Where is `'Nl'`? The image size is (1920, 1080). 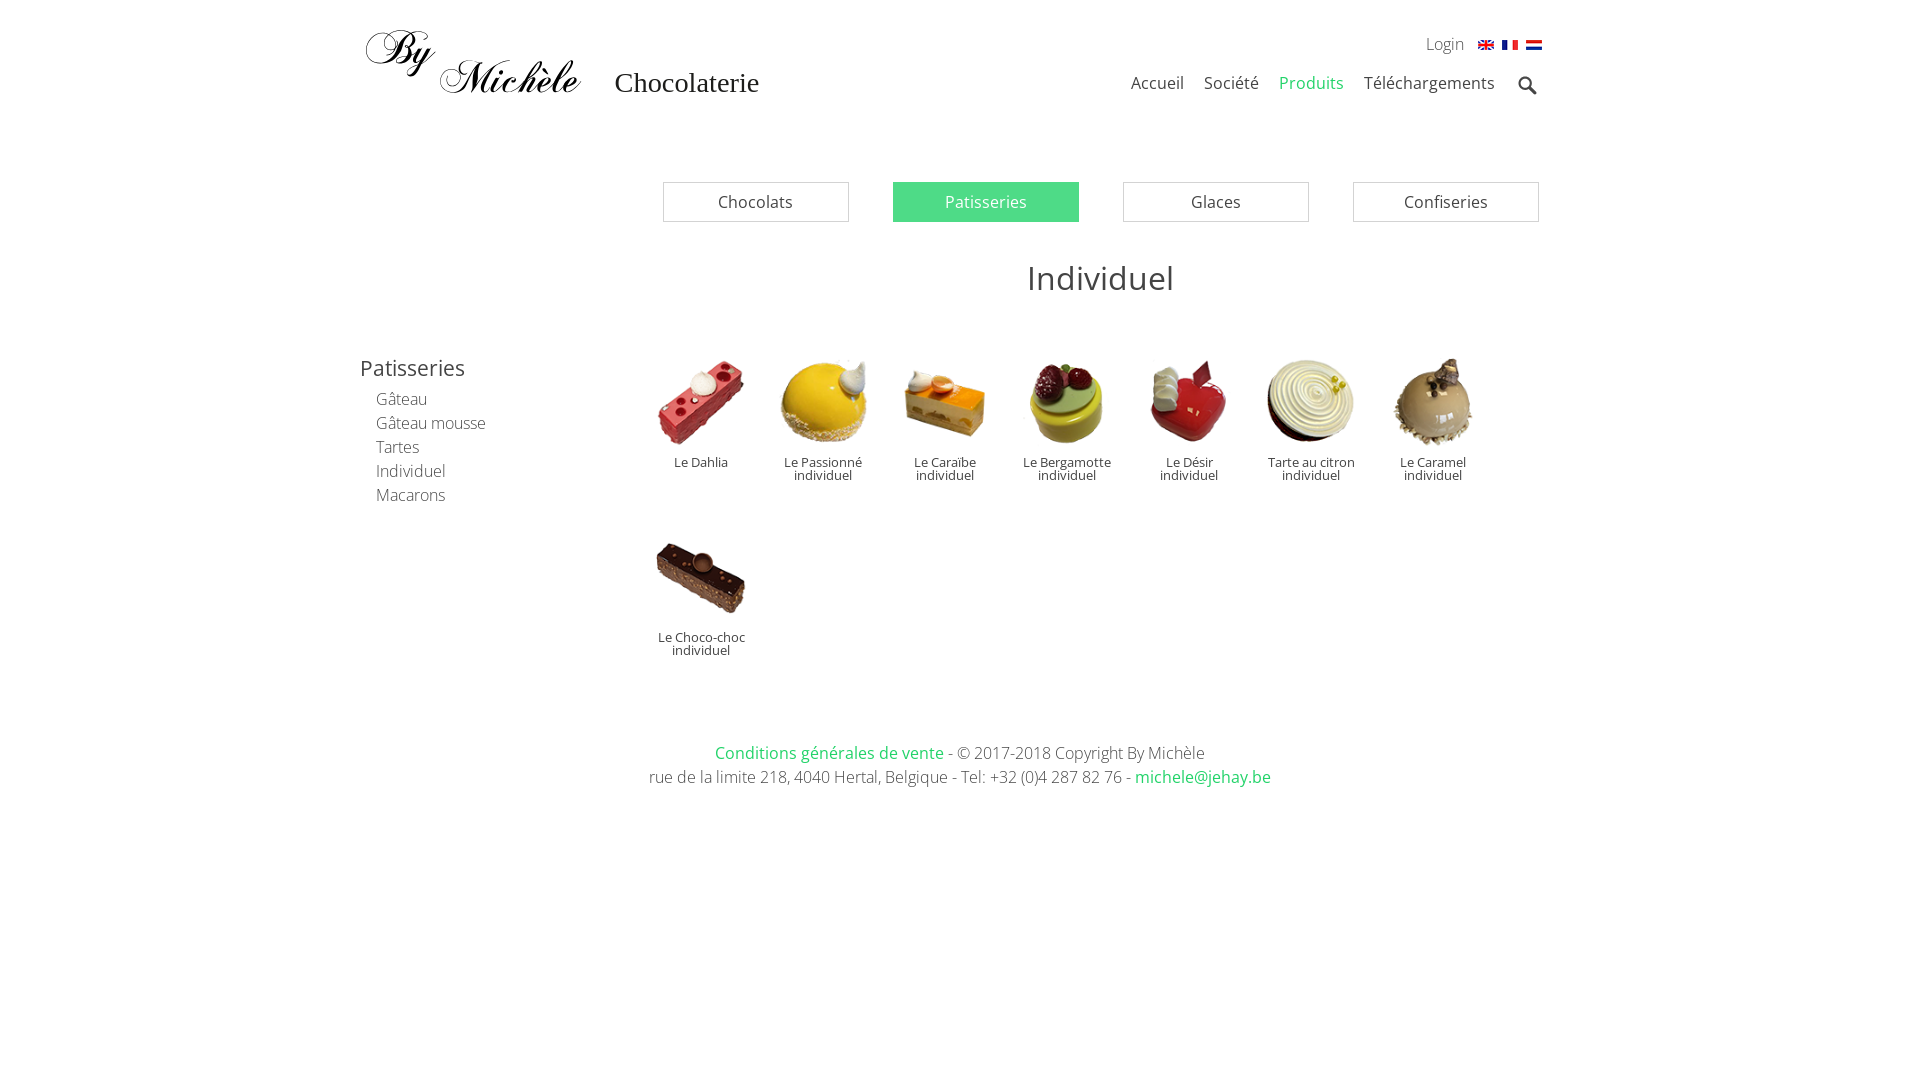 'Nl' is located at coordinates (1533, 46).